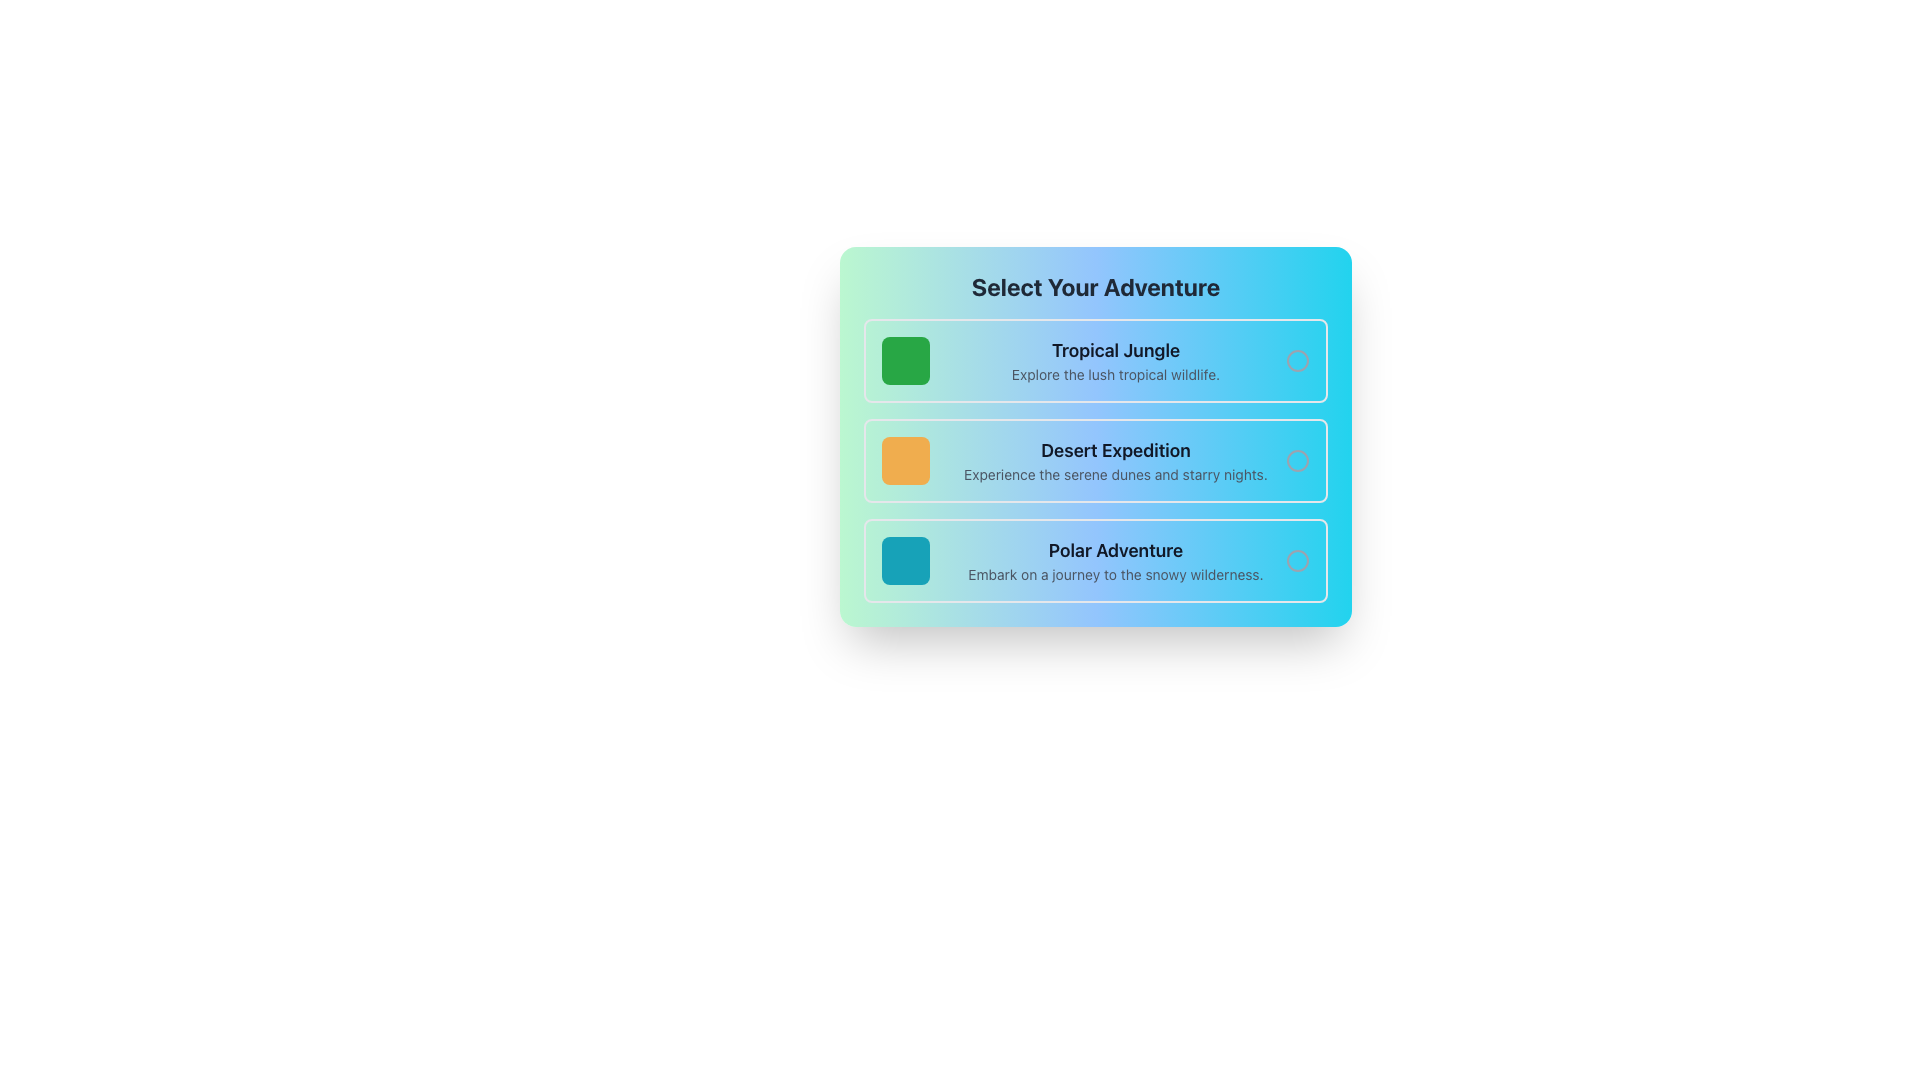 The height and width of the screenshot is (1080, 1920). What do you see at coordinates (905, 560) in the screenshot?
I see `the graphical marker associated with the 'Polar Adventure' option by moving the cursor to its center point` at bounding box center [905, 560].